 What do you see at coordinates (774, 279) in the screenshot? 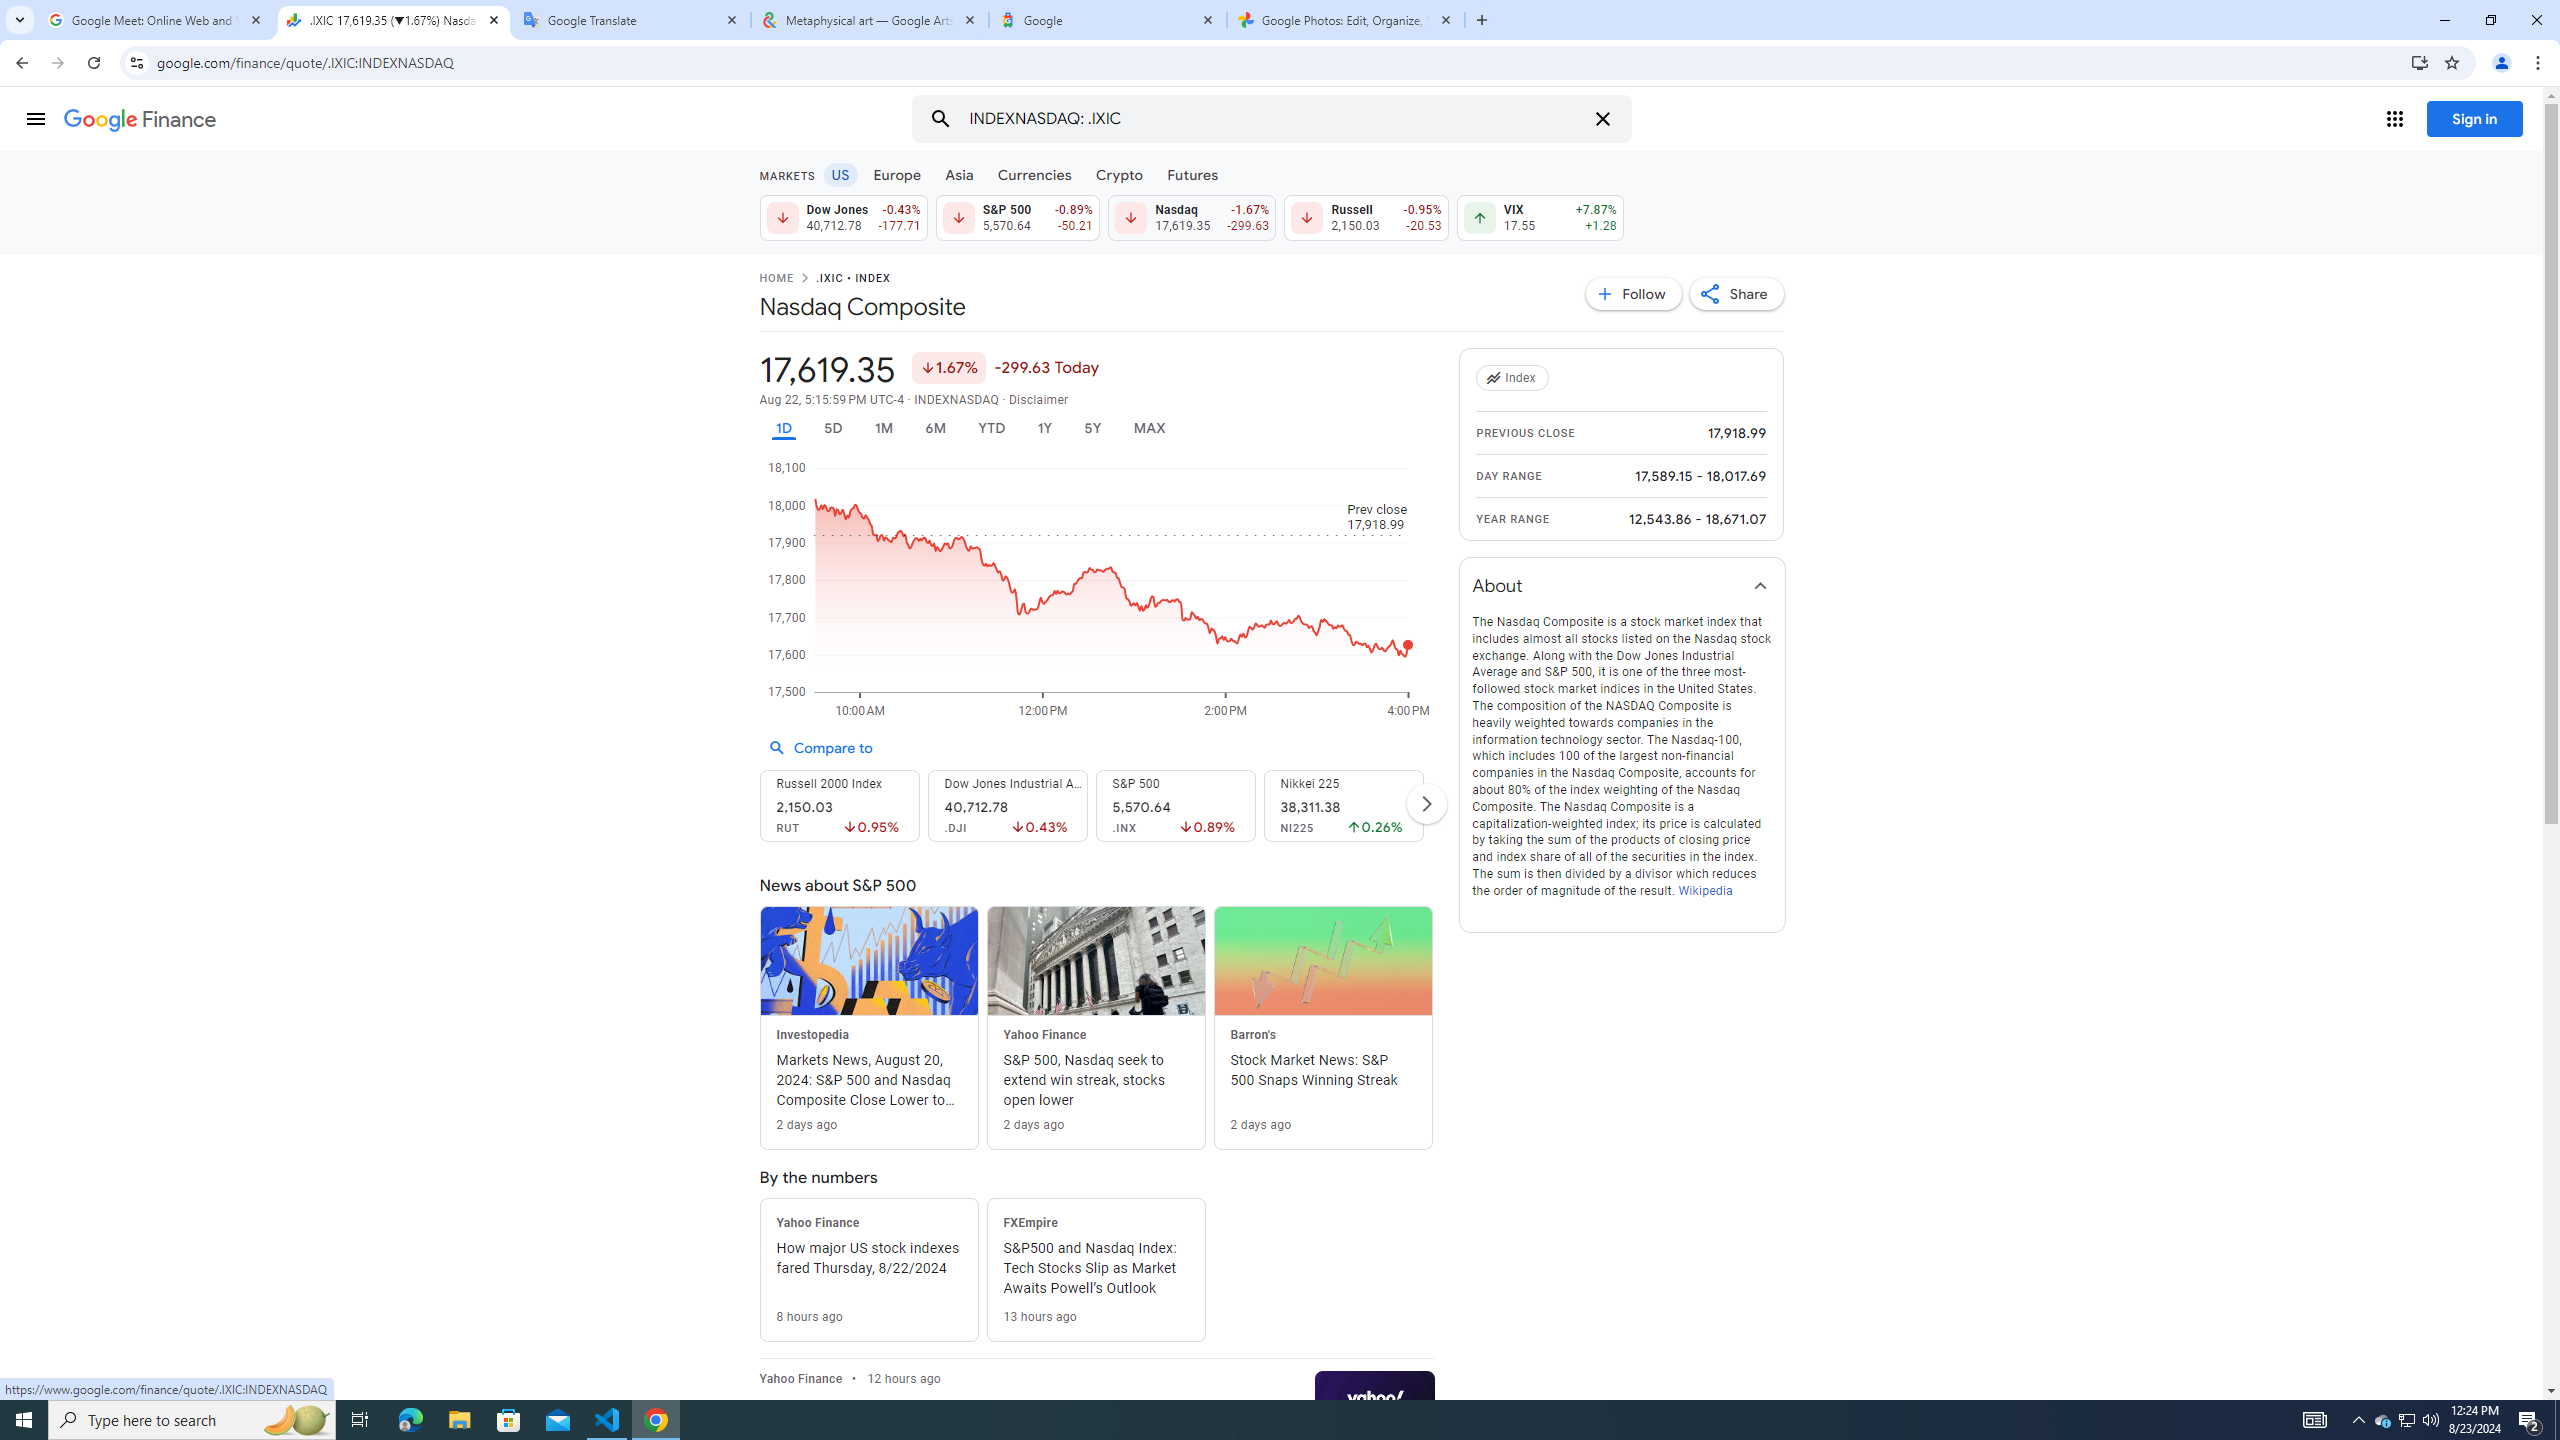
I see `'HOME'` at bounding box center [774, 279].